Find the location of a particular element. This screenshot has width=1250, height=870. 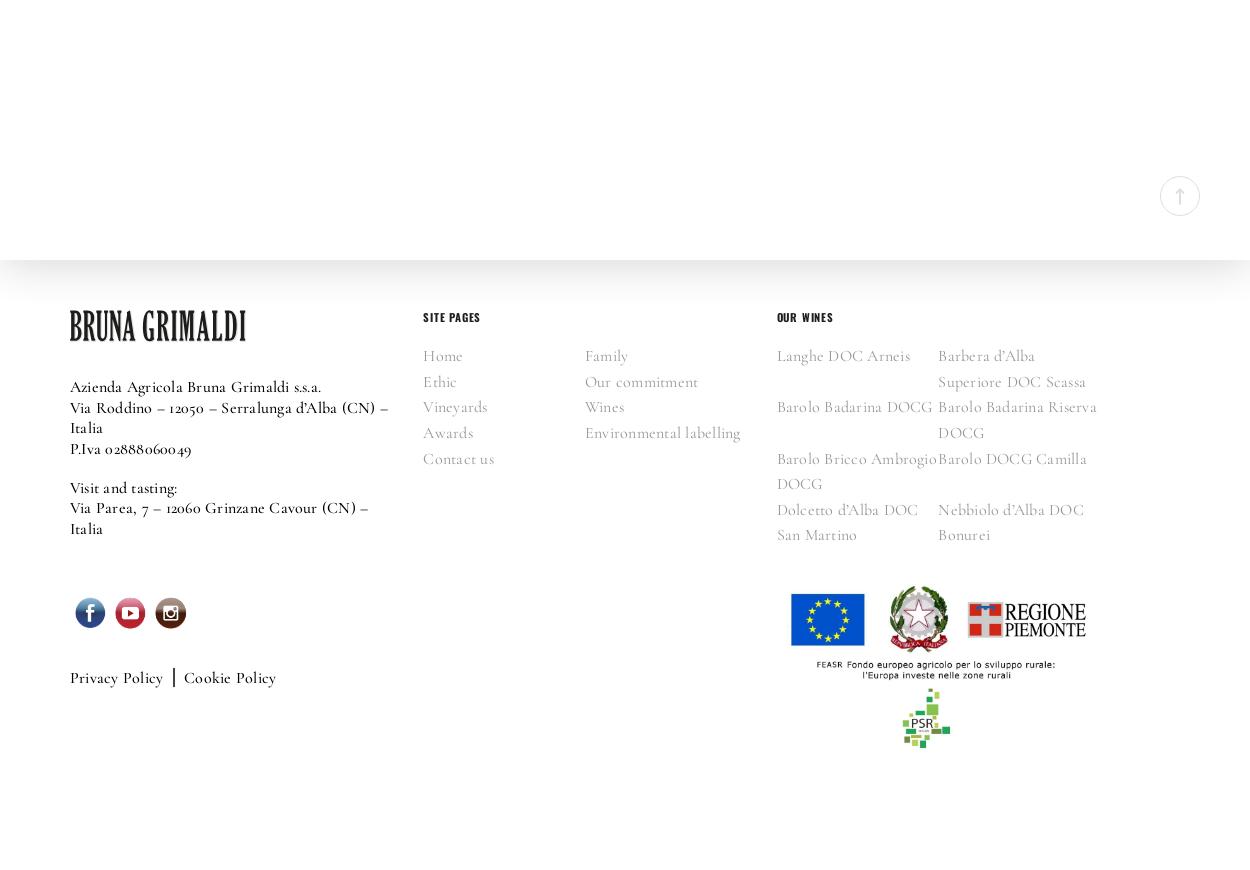

'Visit and tasting:' is located at coordinates (122, 486).